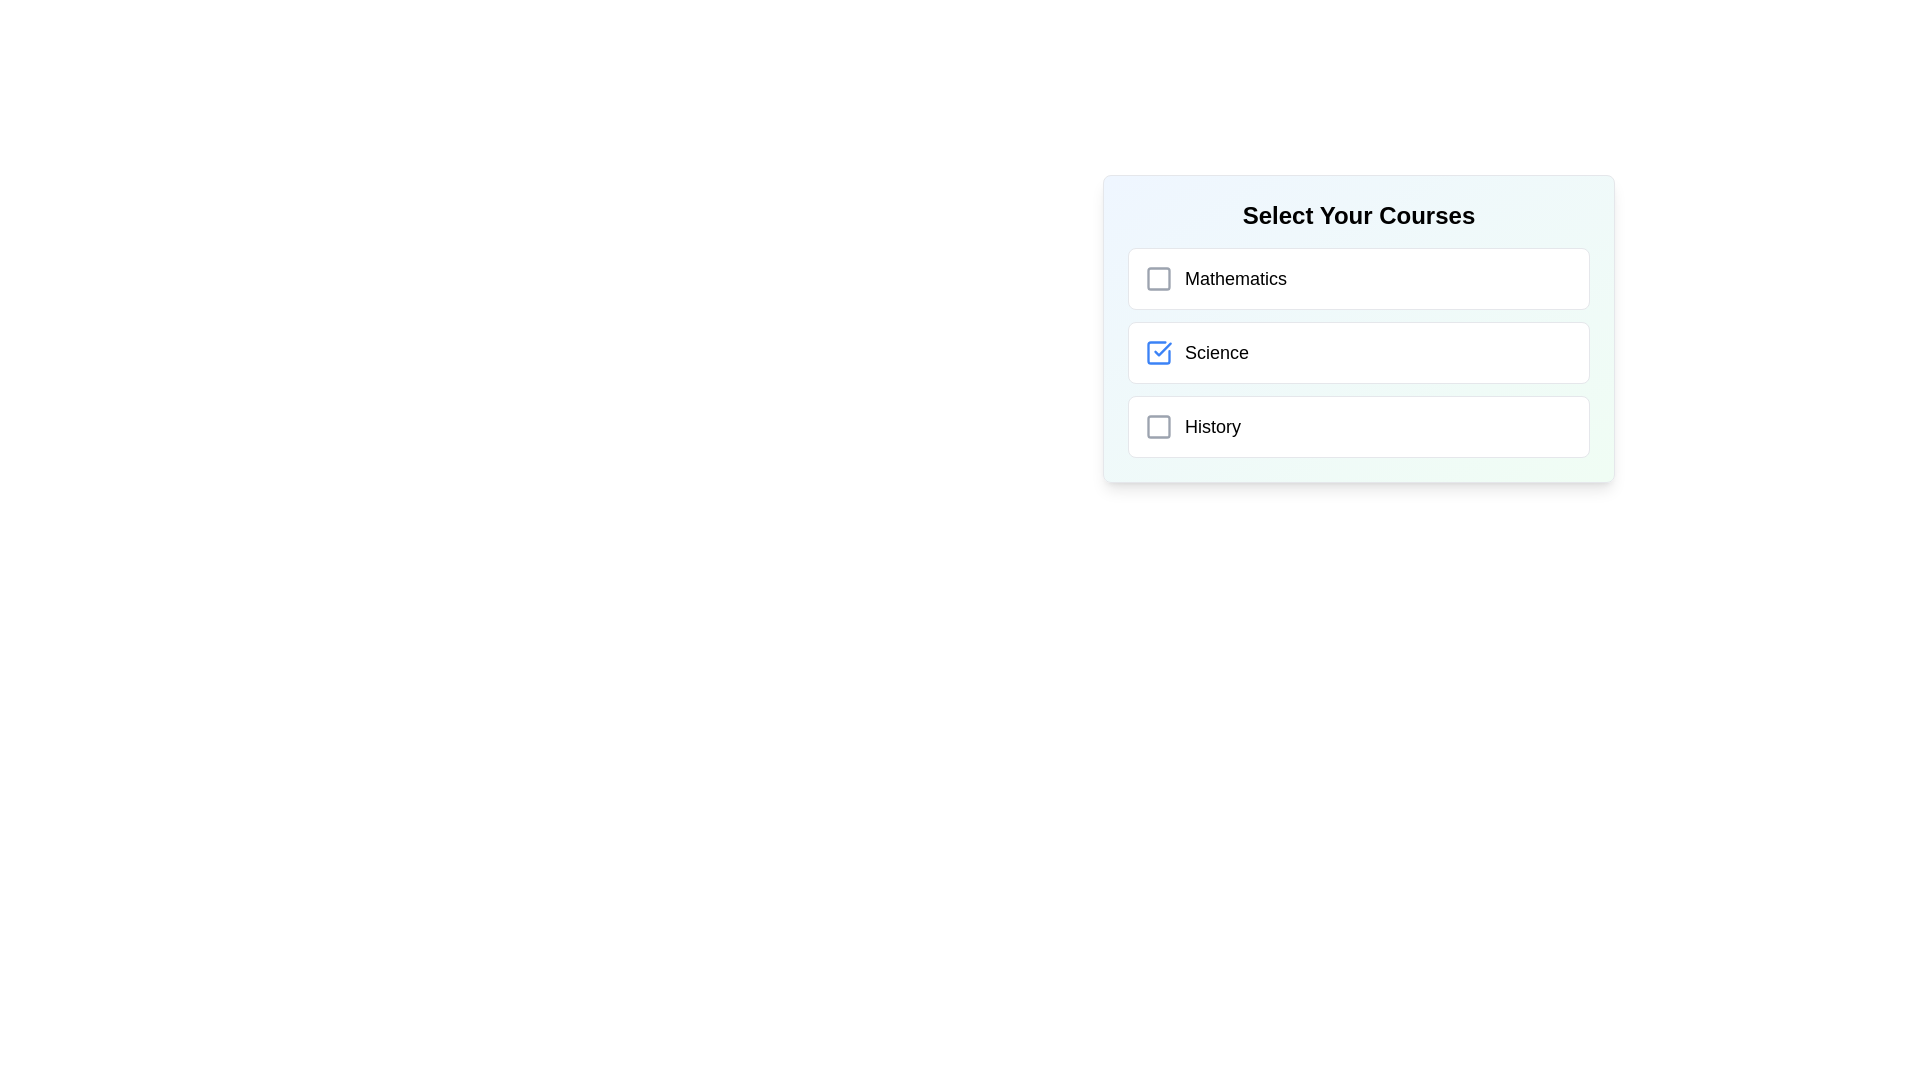 The image size is (1920, 1080). Describe the element at coordinates (1216, 352) in the screenshot. I see `'Science' text label associated with the checkbox in the second row under 'Select Your Courses'` at that location.